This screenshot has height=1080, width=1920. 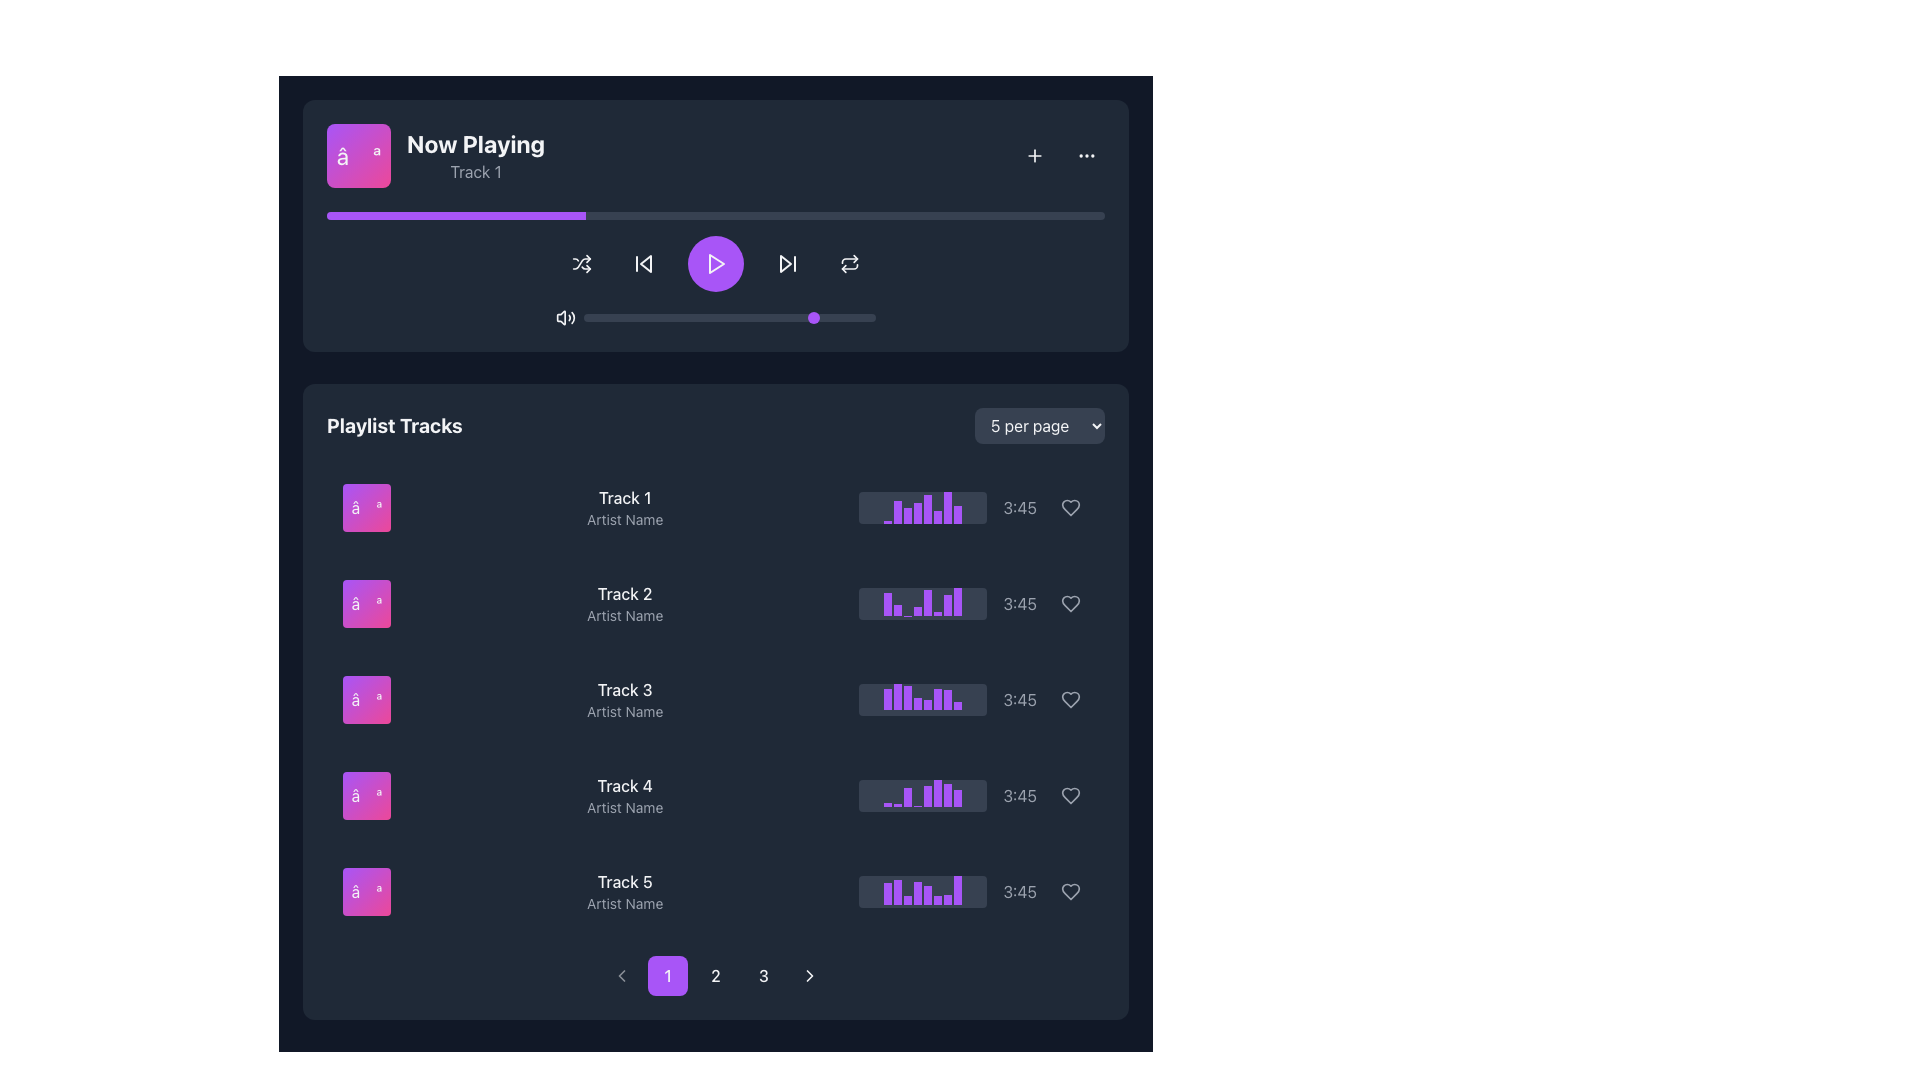 I want to click on text label saying 'Track 2', which is styled in a medium font weight and positioned centrally within its containing area on a dark blue background, so click(x=624, y=593).